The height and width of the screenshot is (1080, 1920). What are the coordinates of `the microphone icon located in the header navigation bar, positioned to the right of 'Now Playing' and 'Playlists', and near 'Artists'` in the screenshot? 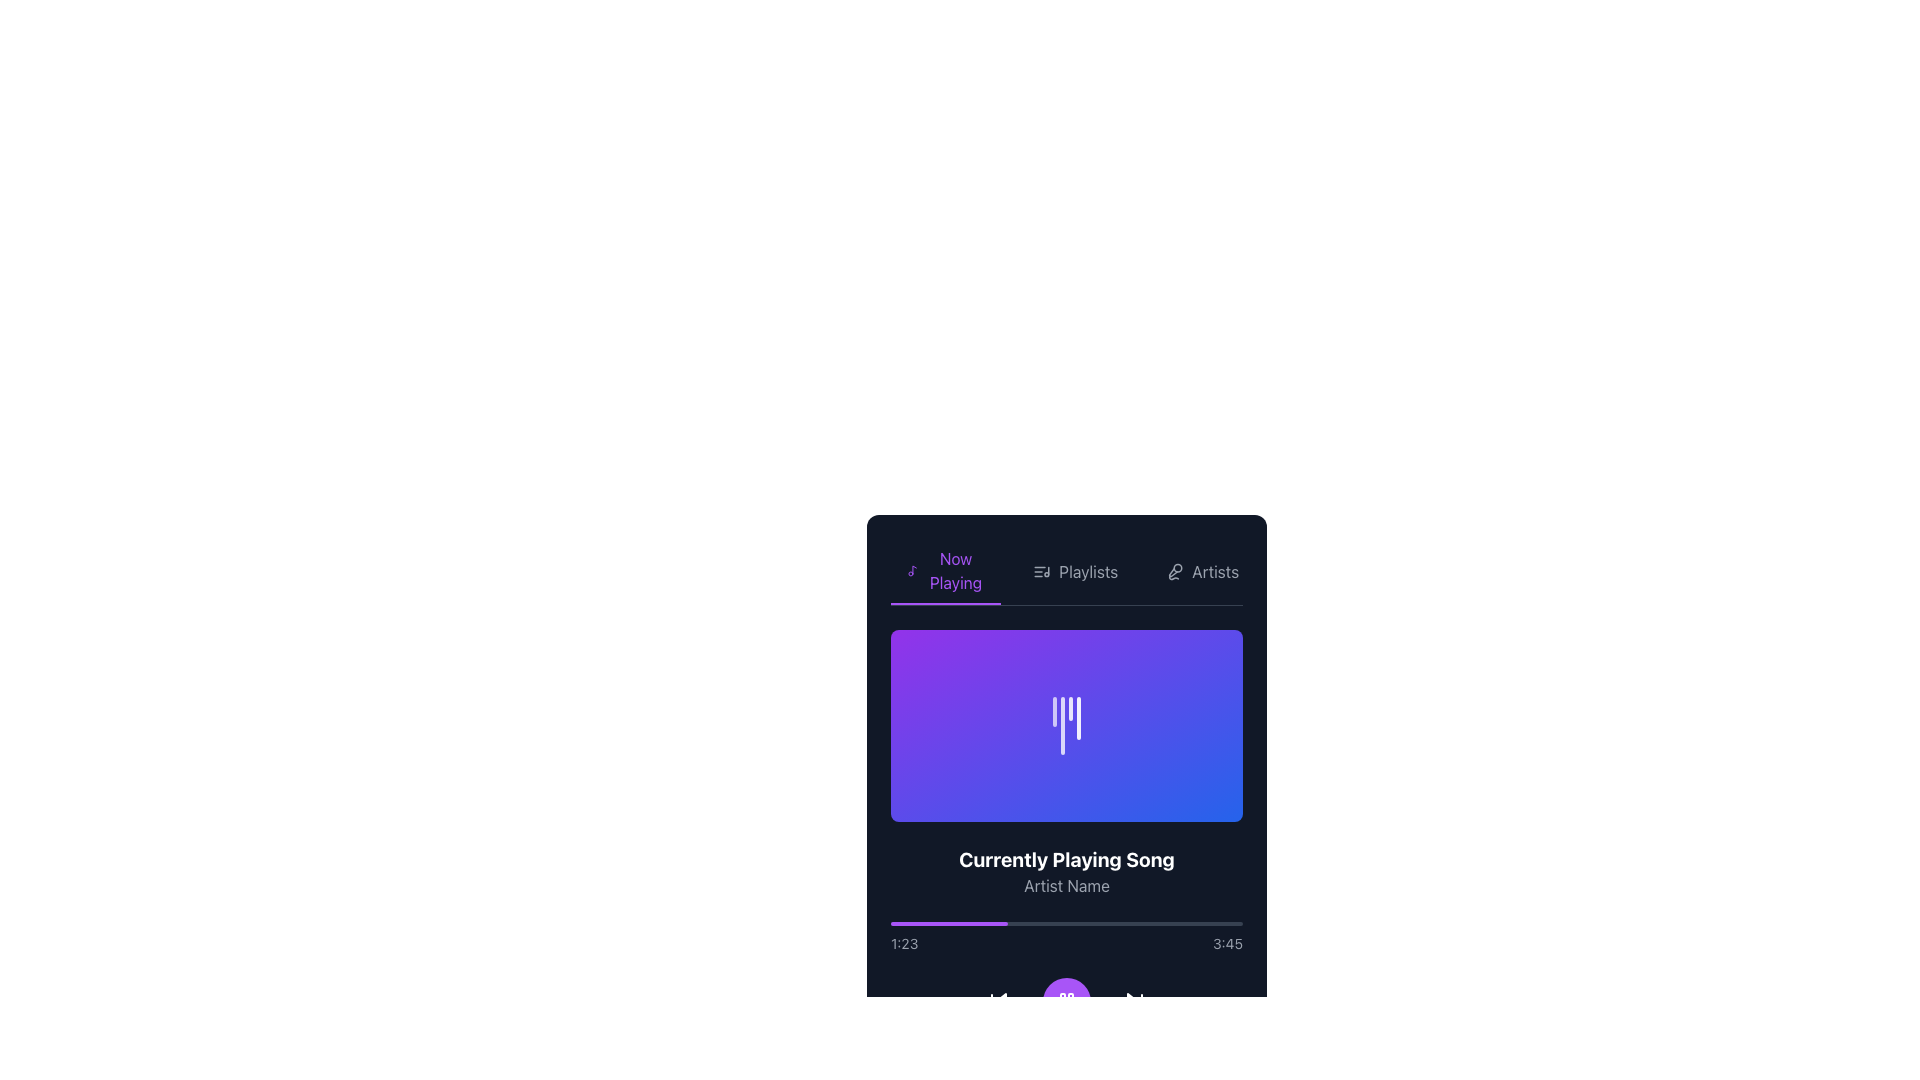 It's located at (1175, 571).